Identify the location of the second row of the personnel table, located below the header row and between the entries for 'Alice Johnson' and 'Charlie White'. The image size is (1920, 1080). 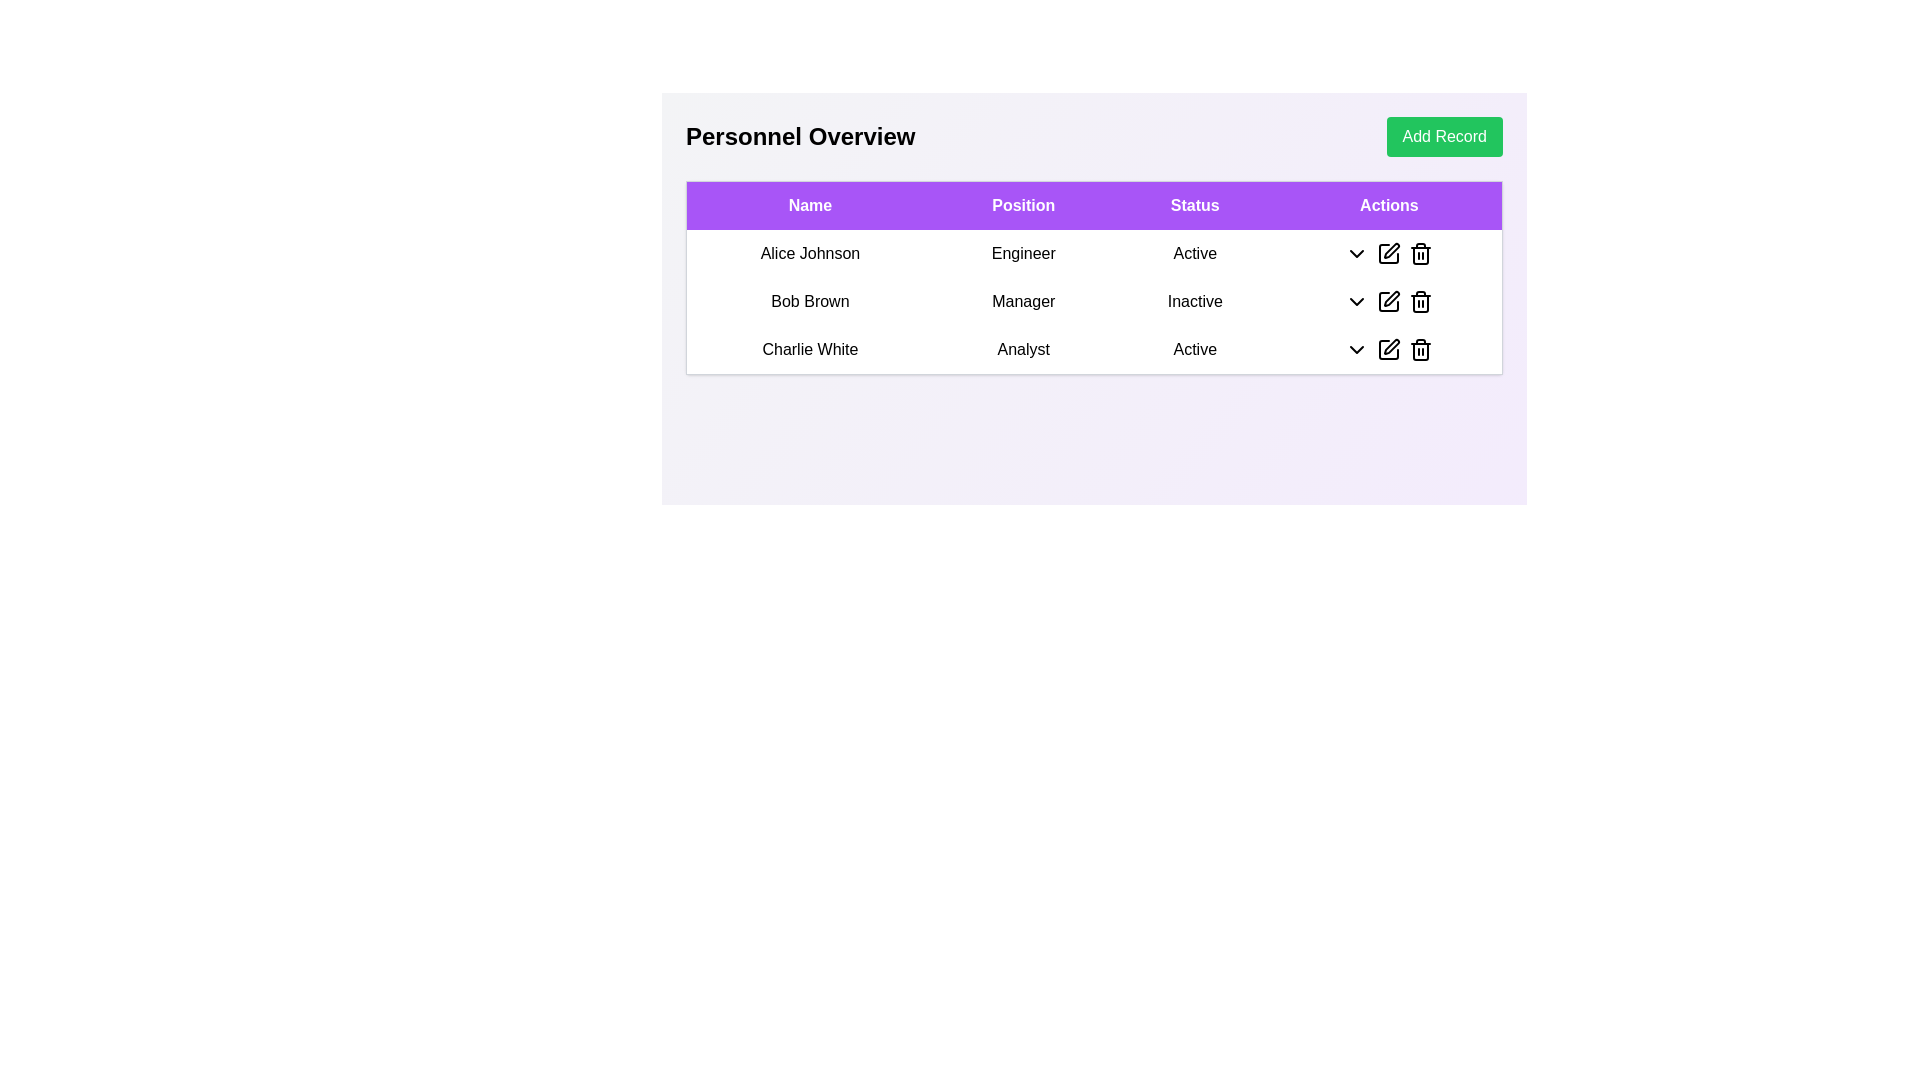
(1093, 302).